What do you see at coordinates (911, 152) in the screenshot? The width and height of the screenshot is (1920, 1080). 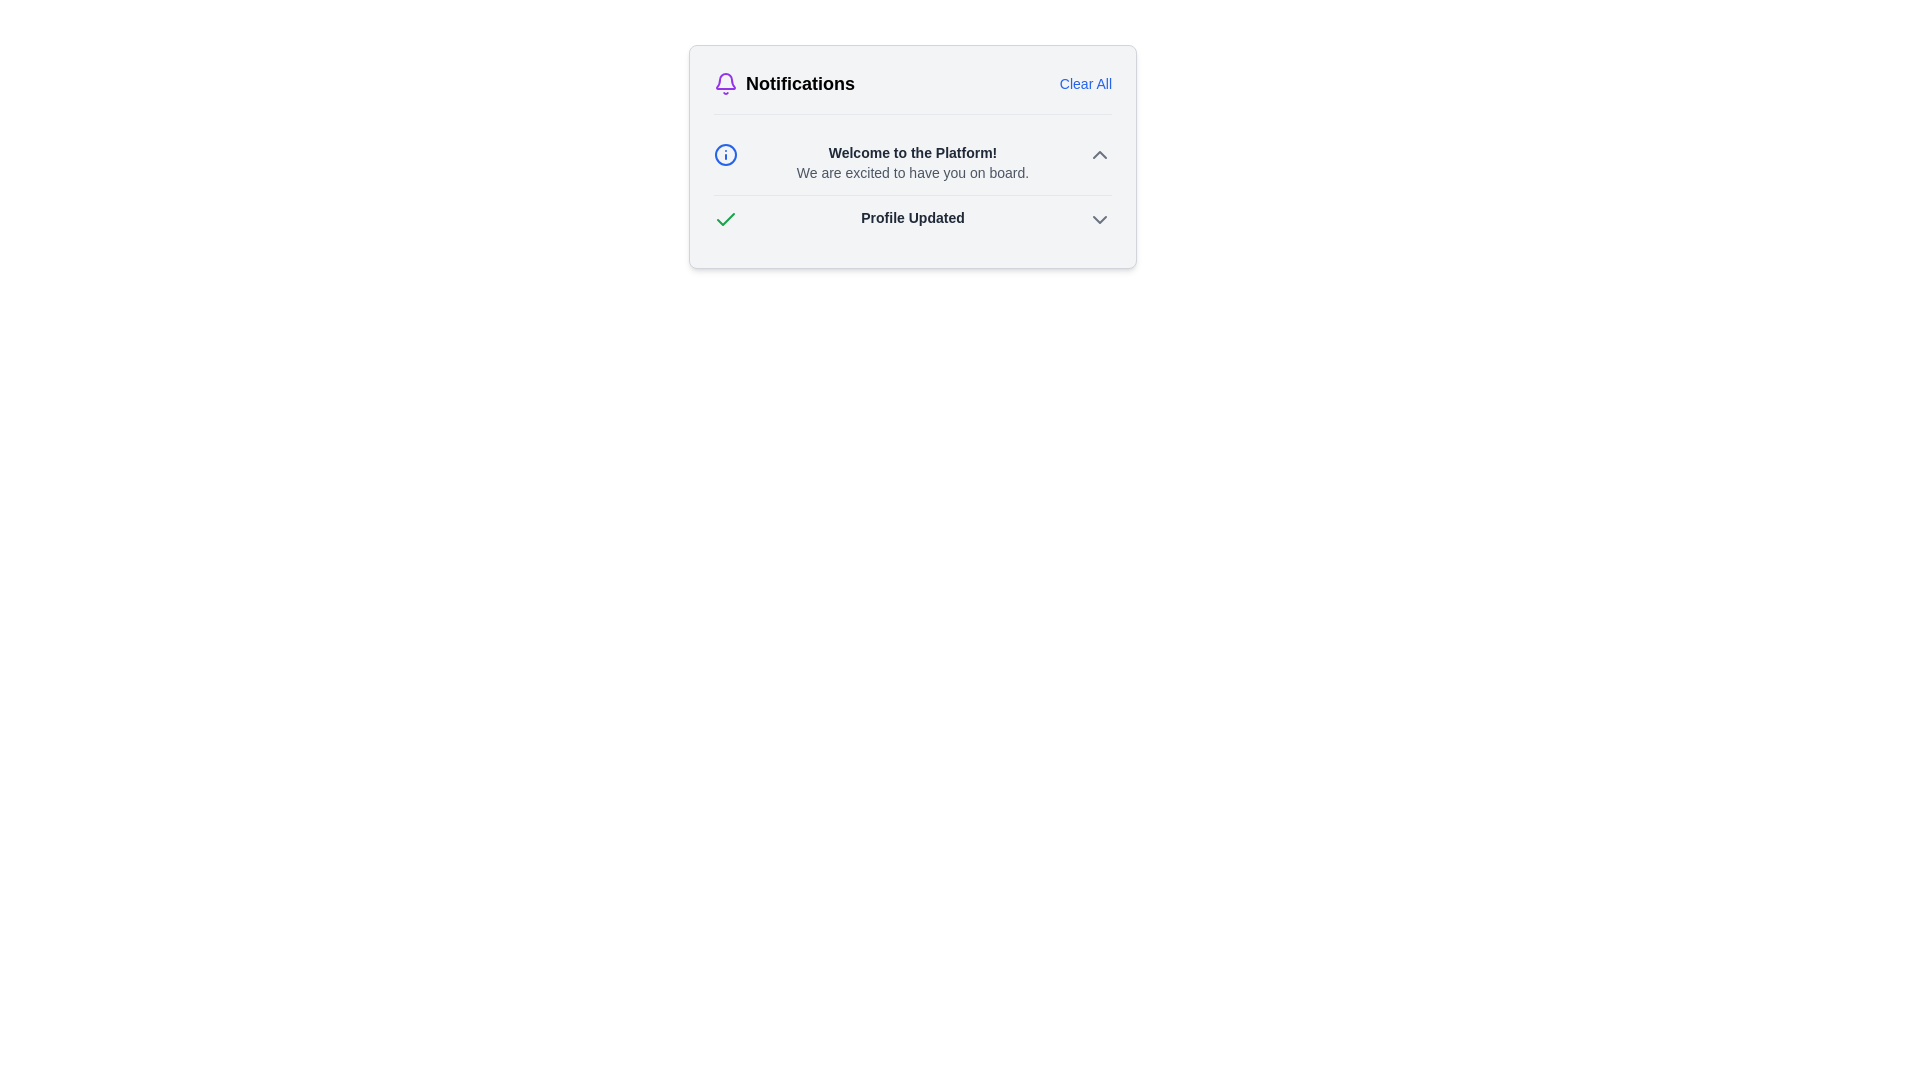 I see `the welcome message text label that serves as the title of the notification segment, positioned directly beneath the information icon` at bounding box center [911, 152].